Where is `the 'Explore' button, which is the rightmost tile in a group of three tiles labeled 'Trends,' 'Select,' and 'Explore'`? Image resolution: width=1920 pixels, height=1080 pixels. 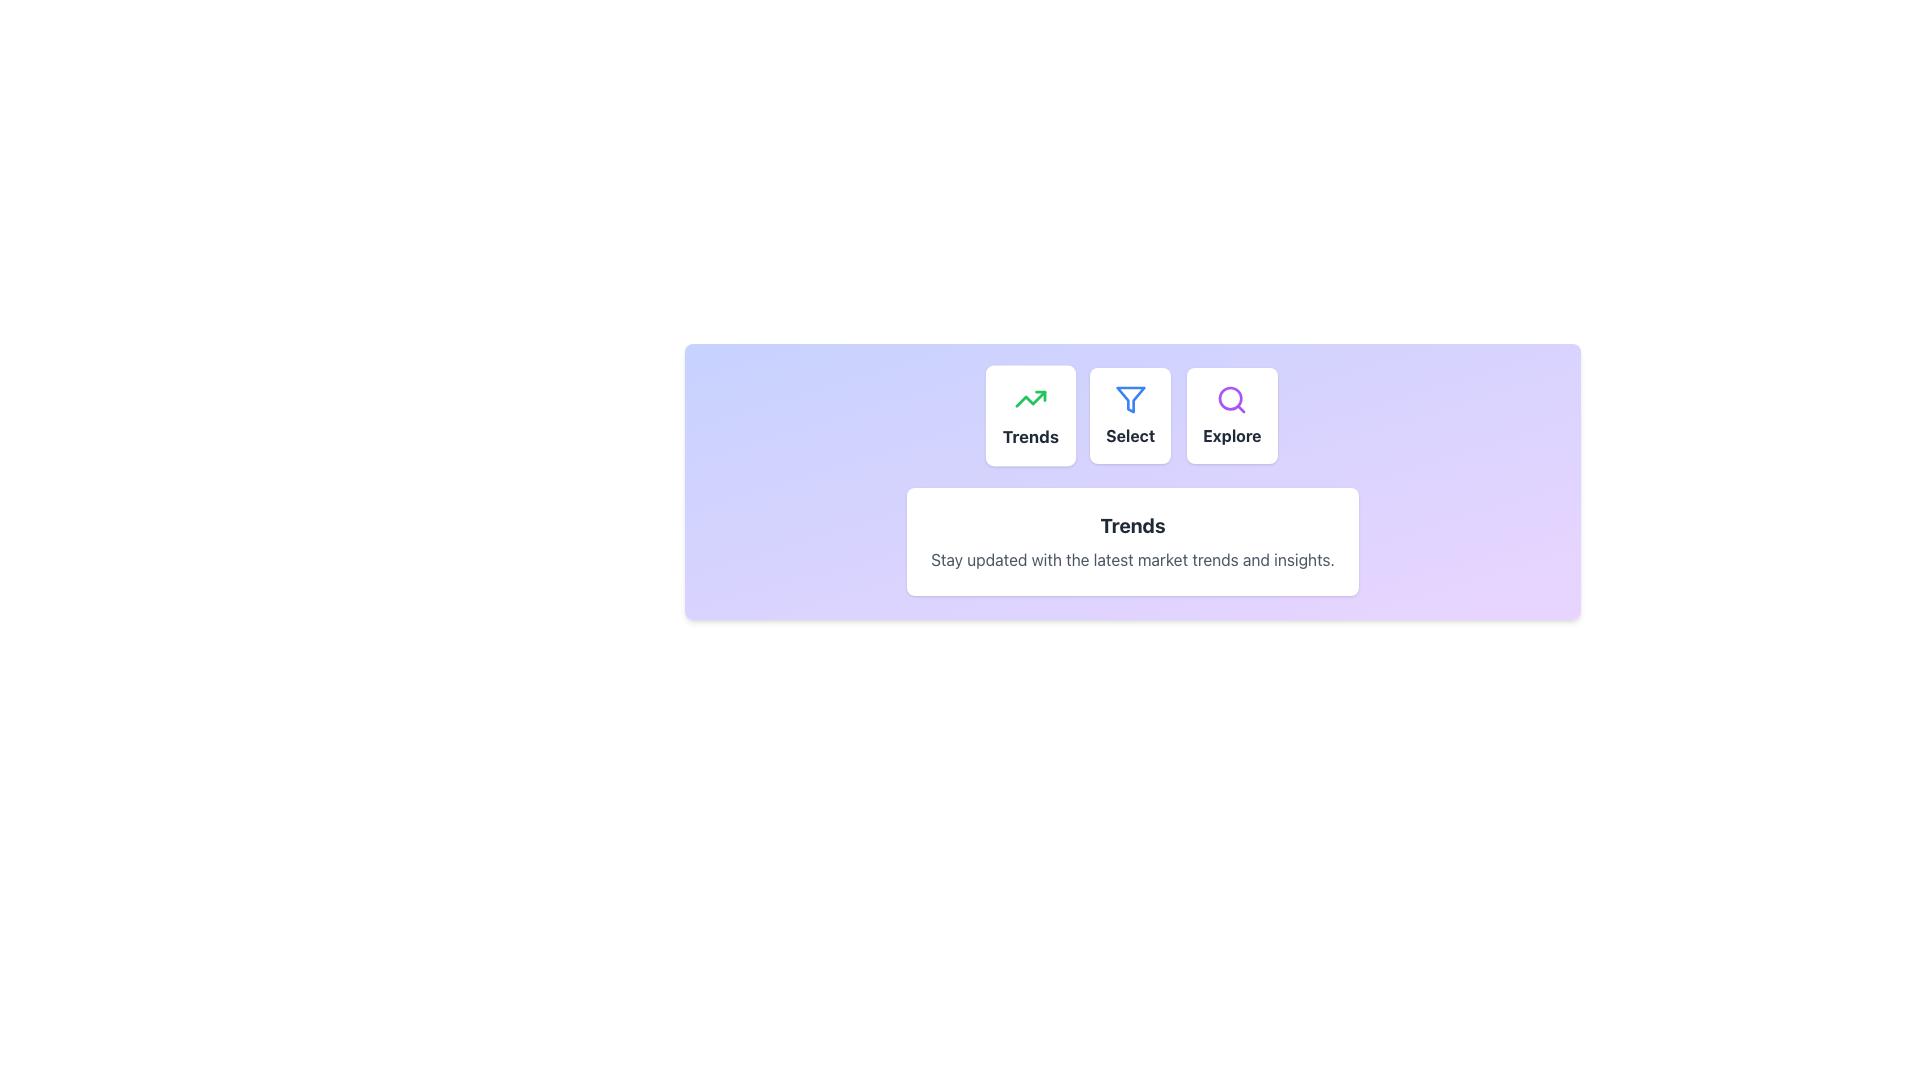 the 'Explore' button, which is the rightmost tile in a group of three tiles labeled 'Trends,' 'Select,' and 'Explore' is located at coordinates (1231, 415).